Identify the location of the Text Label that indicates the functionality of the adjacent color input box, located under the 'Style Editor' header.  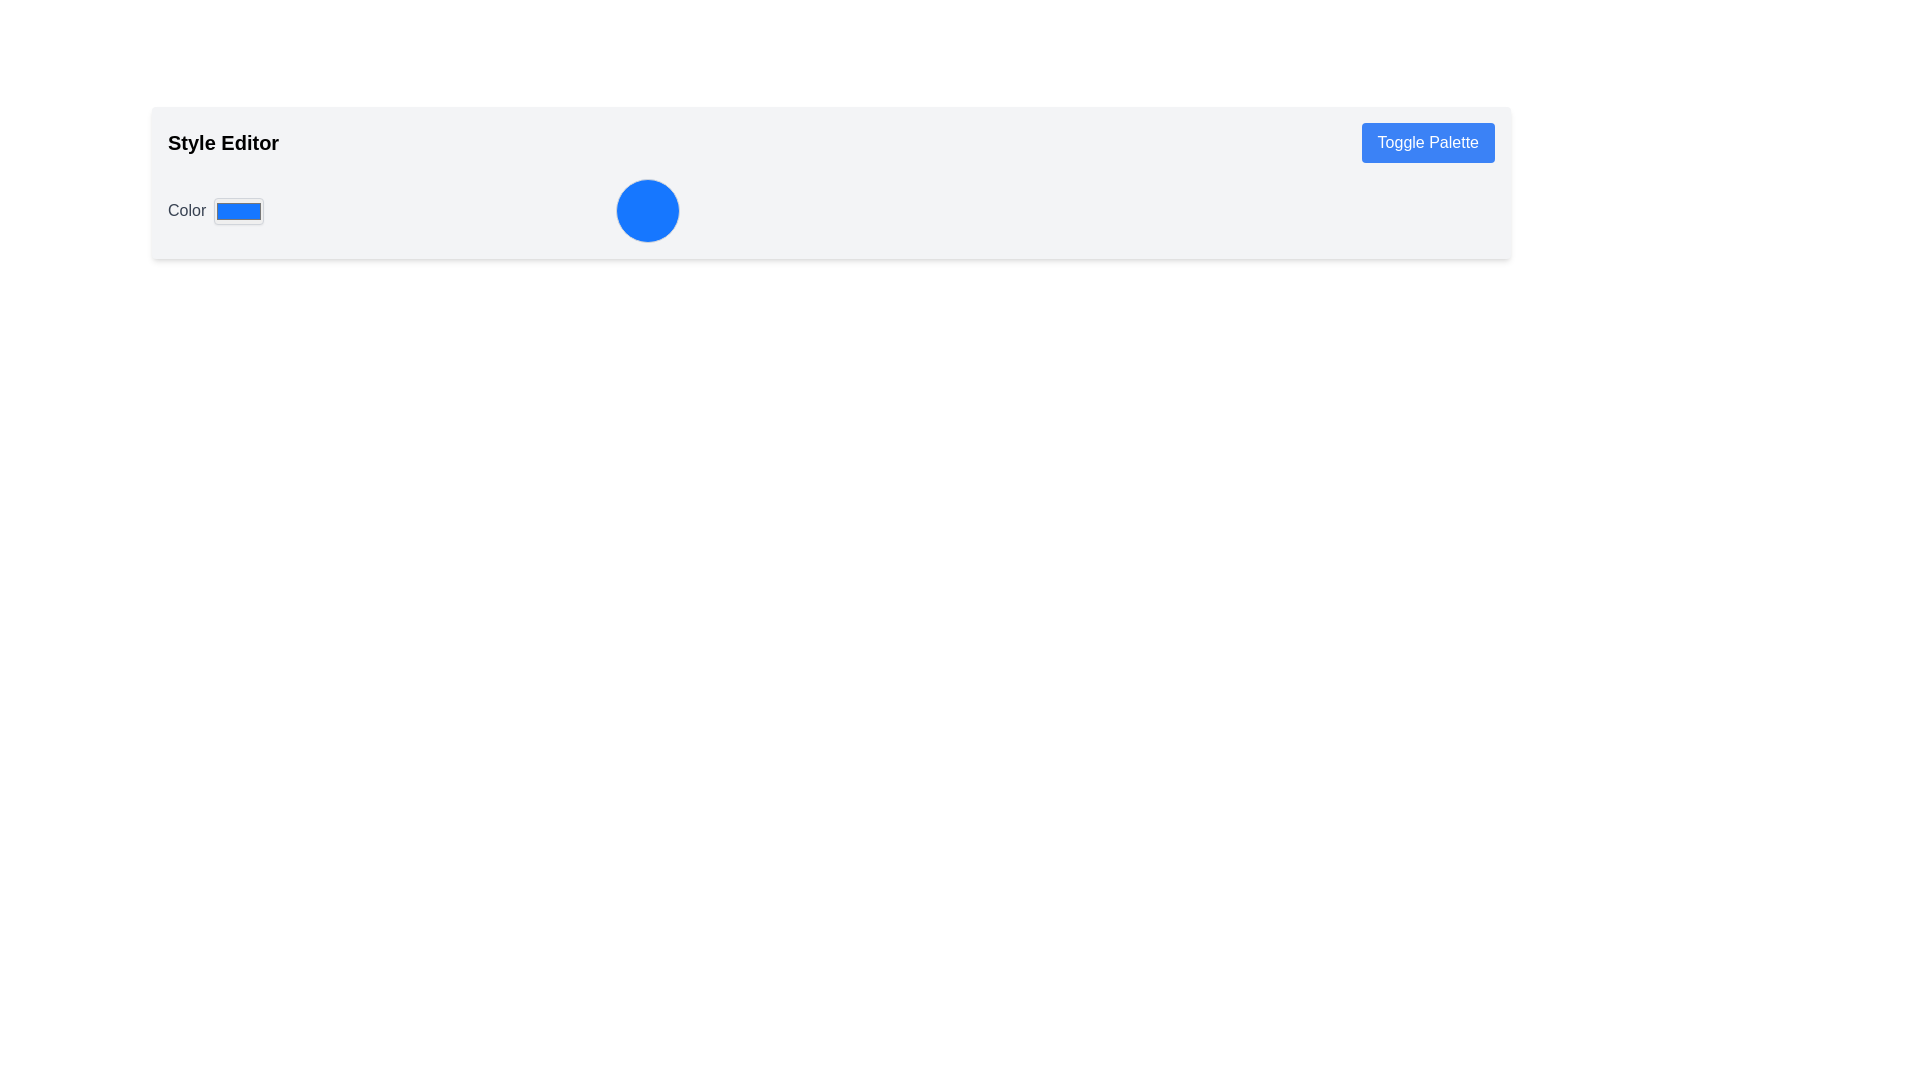
(187, 211).